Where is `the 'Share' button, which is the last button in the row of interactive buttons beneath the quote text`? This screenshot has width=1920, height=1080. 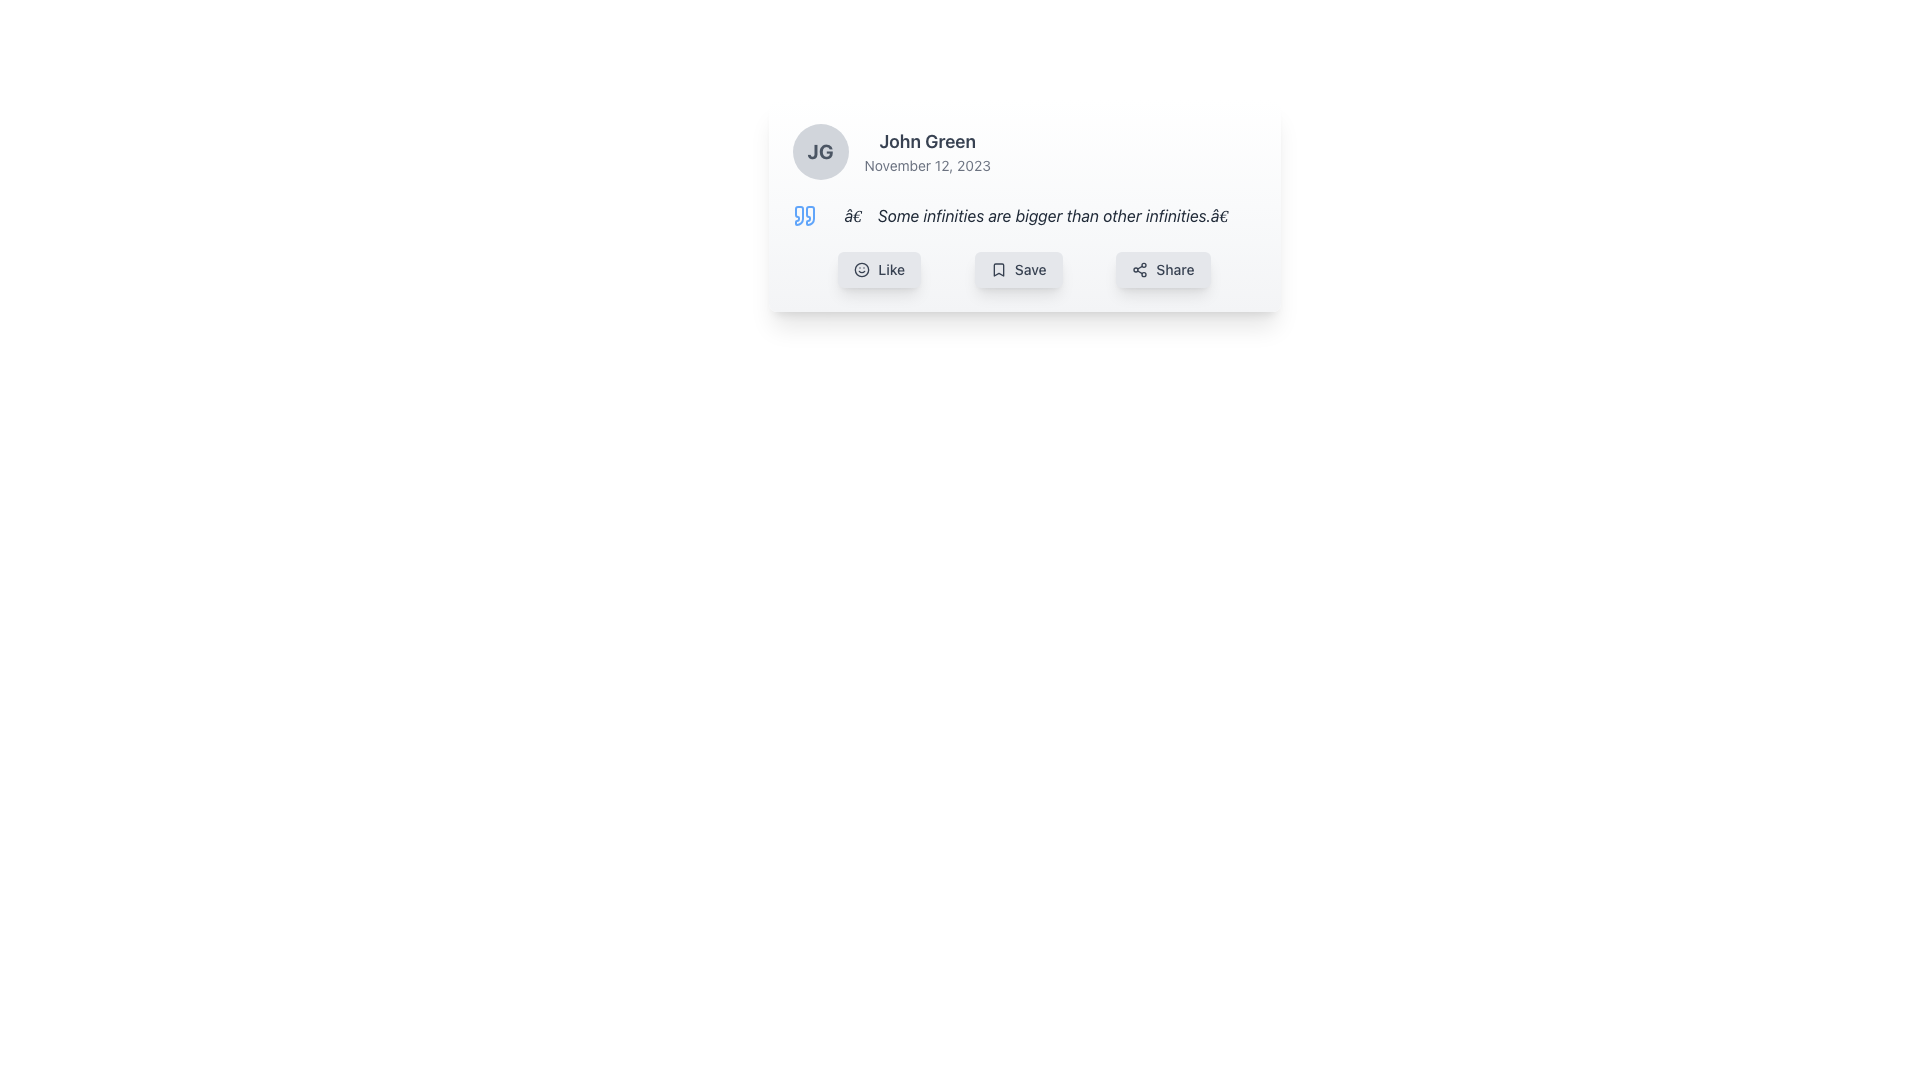
the 'Share' button, which is the last button in the row of interactive buttons beneath the quote text is located at coordinates (1175, 270).